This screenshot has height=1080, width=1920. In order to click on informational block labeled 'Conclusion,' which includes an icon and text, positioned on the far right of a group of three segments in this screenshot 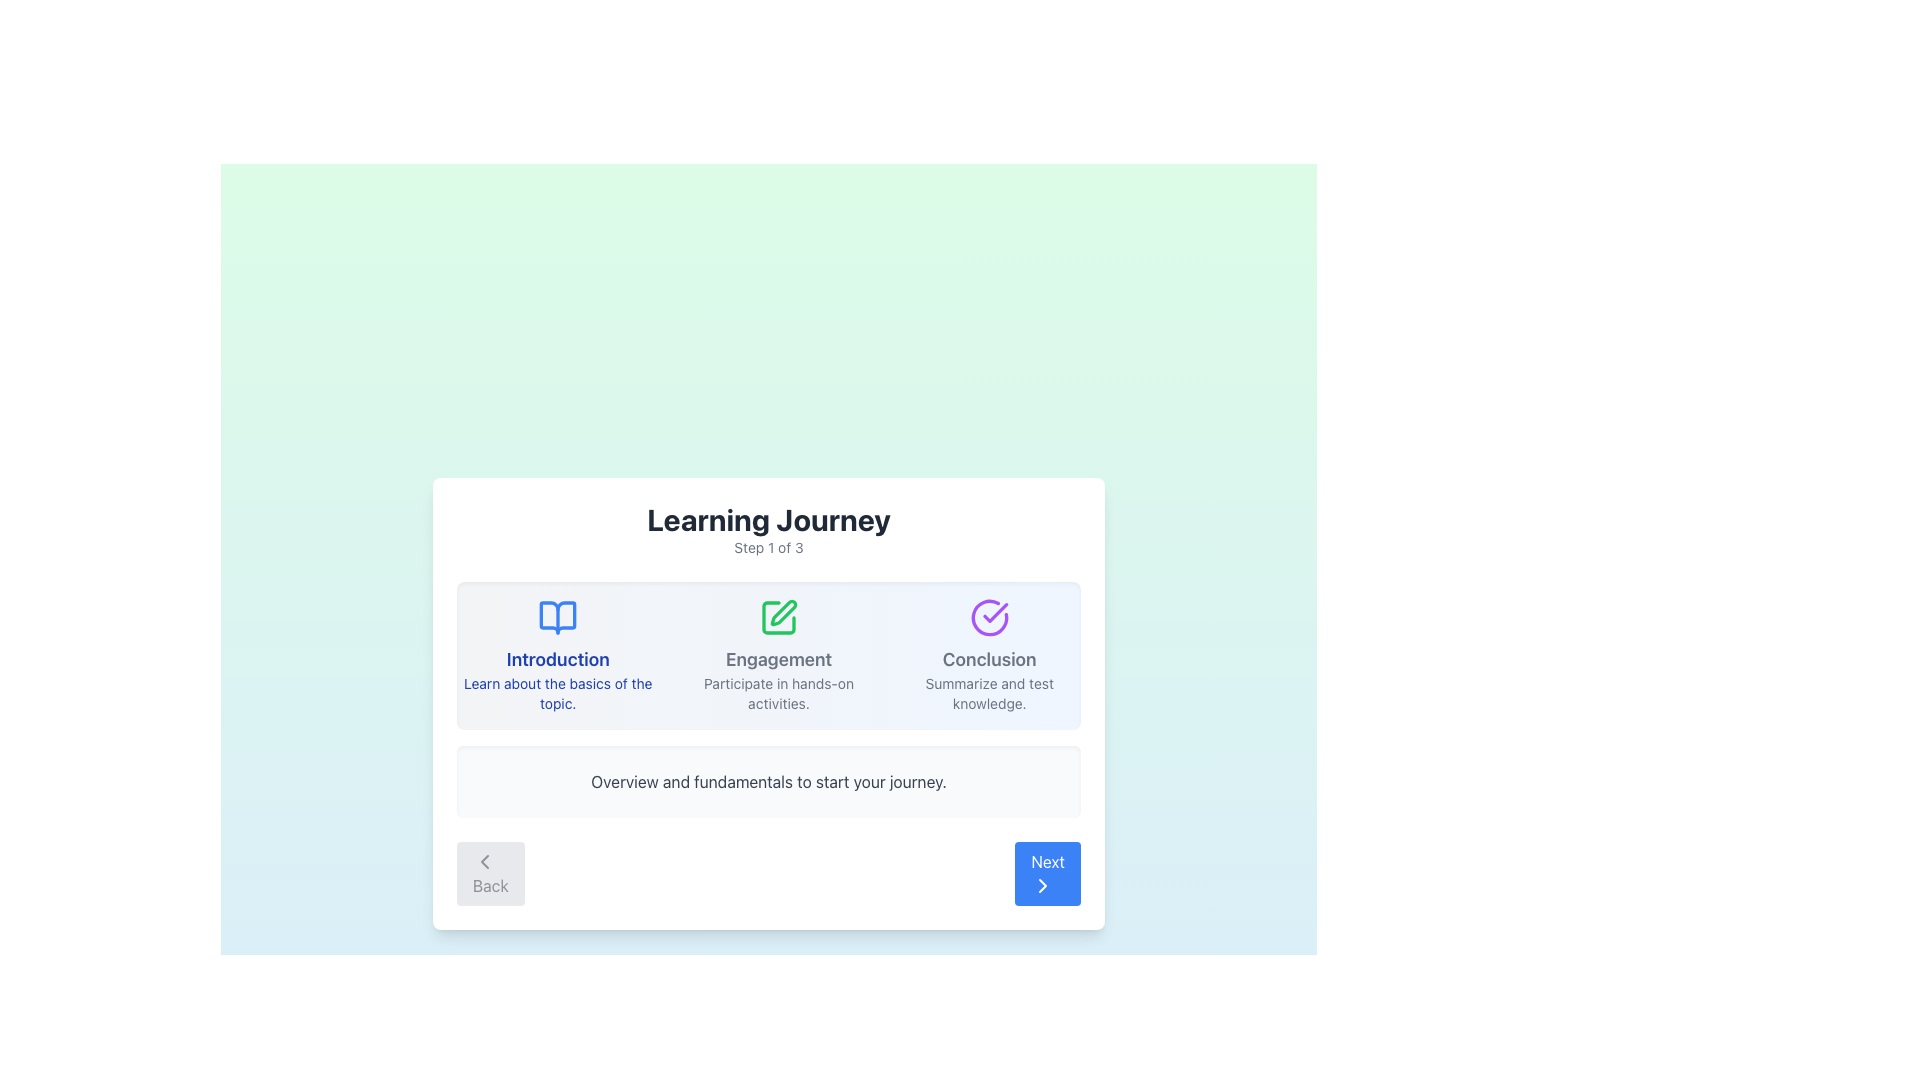, I will do `click(989, 655)`.